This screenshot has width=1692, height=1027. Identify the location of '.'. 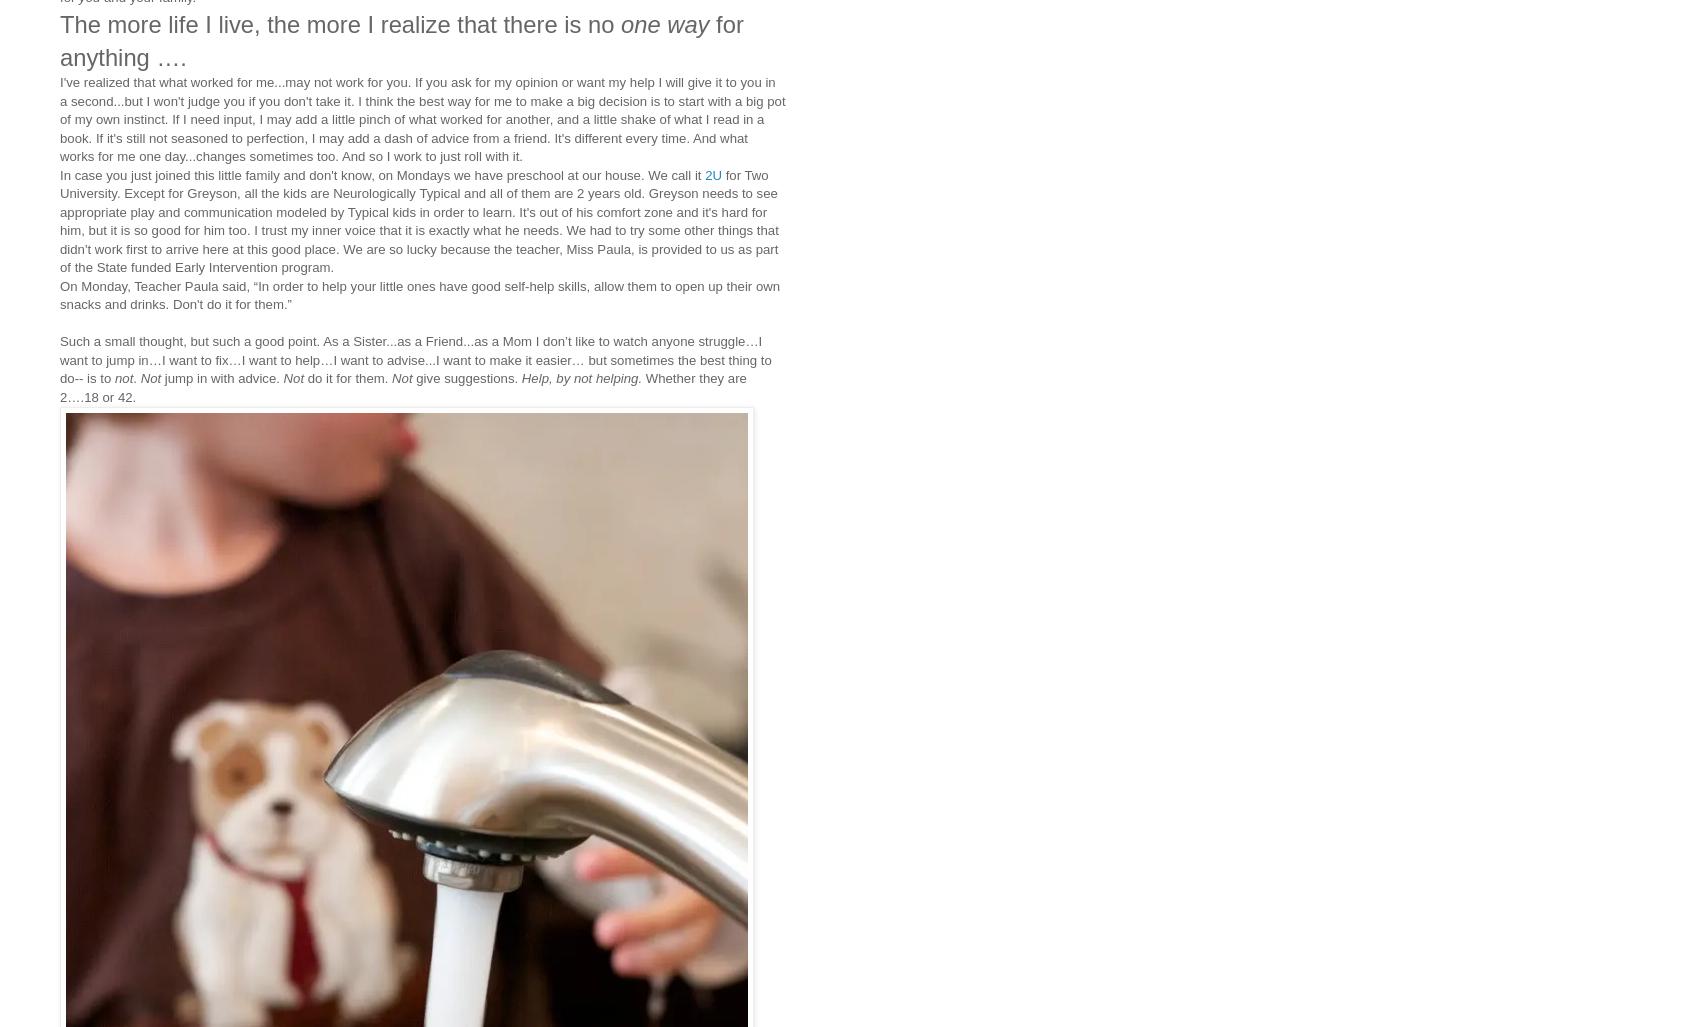
(136, 378).